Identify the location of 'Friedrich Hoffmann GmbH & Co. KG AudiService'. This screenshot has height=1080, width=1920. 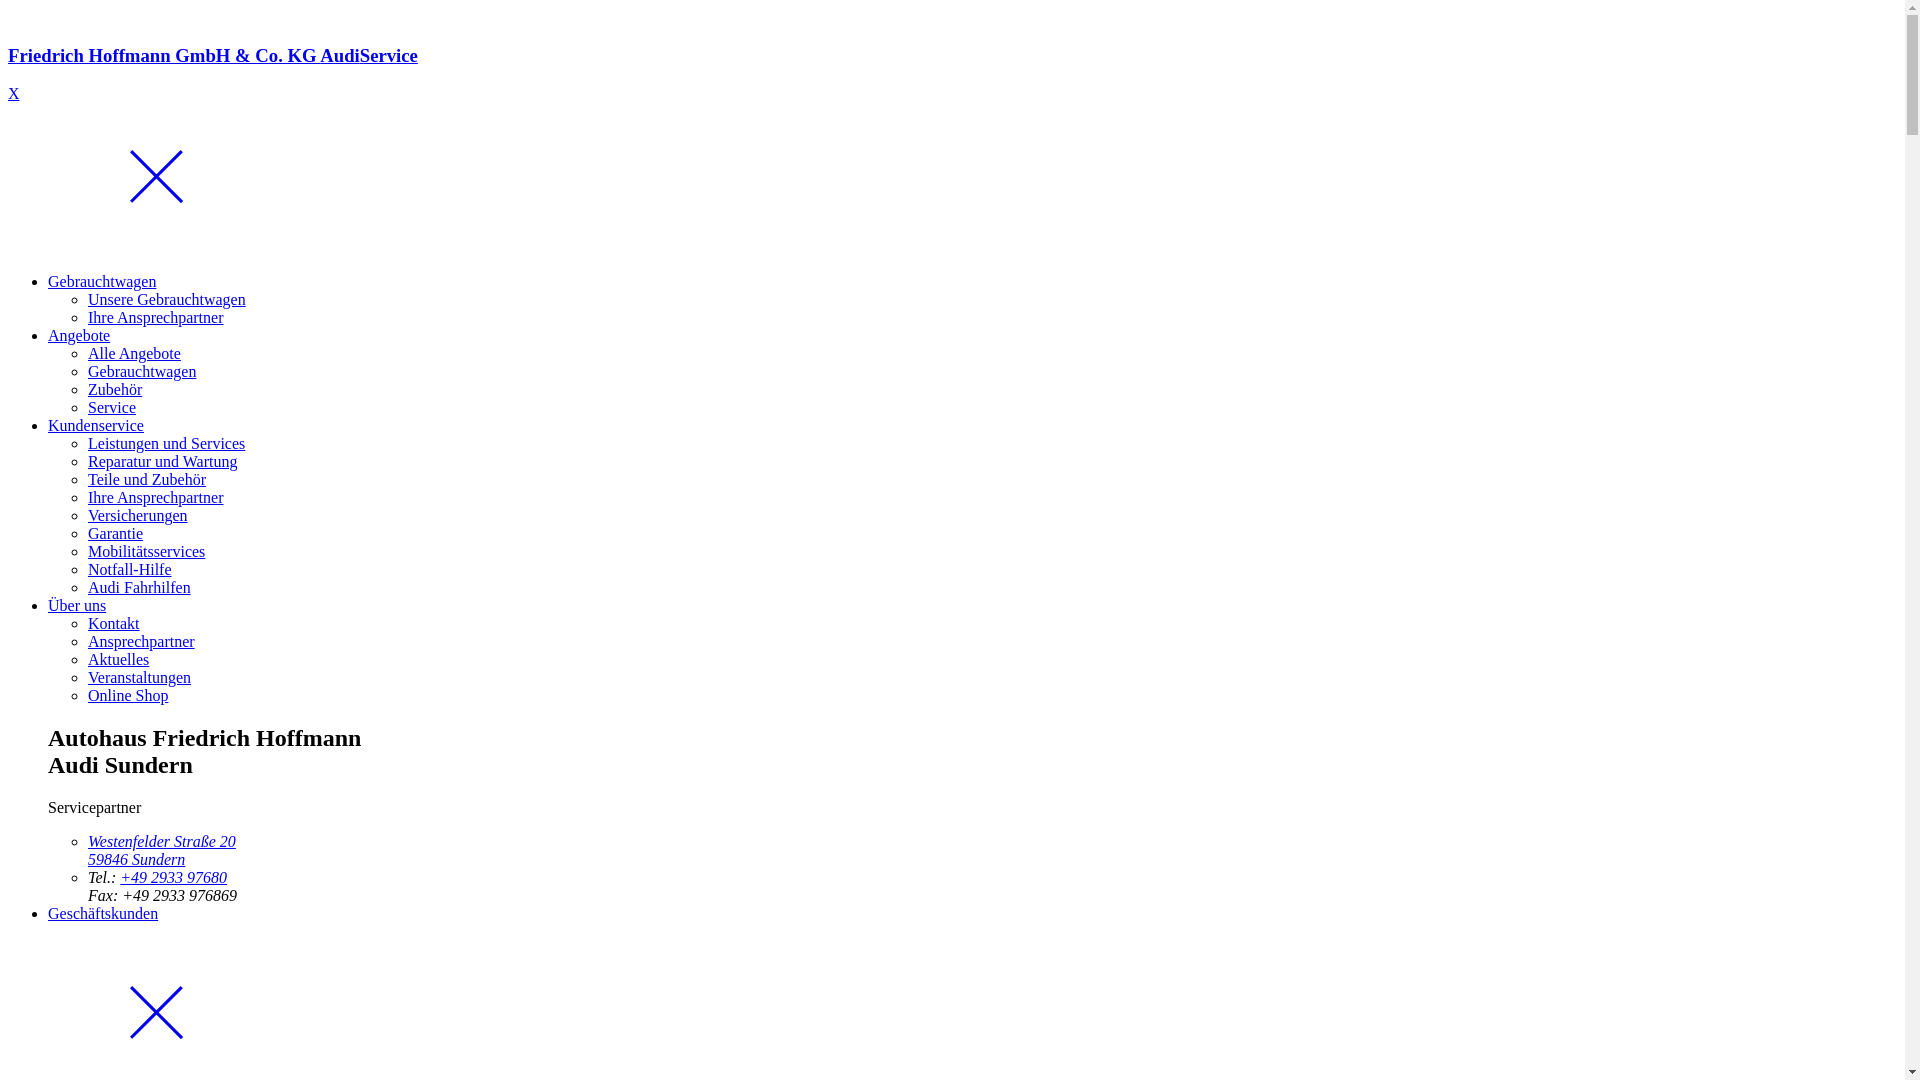
(8, 73).